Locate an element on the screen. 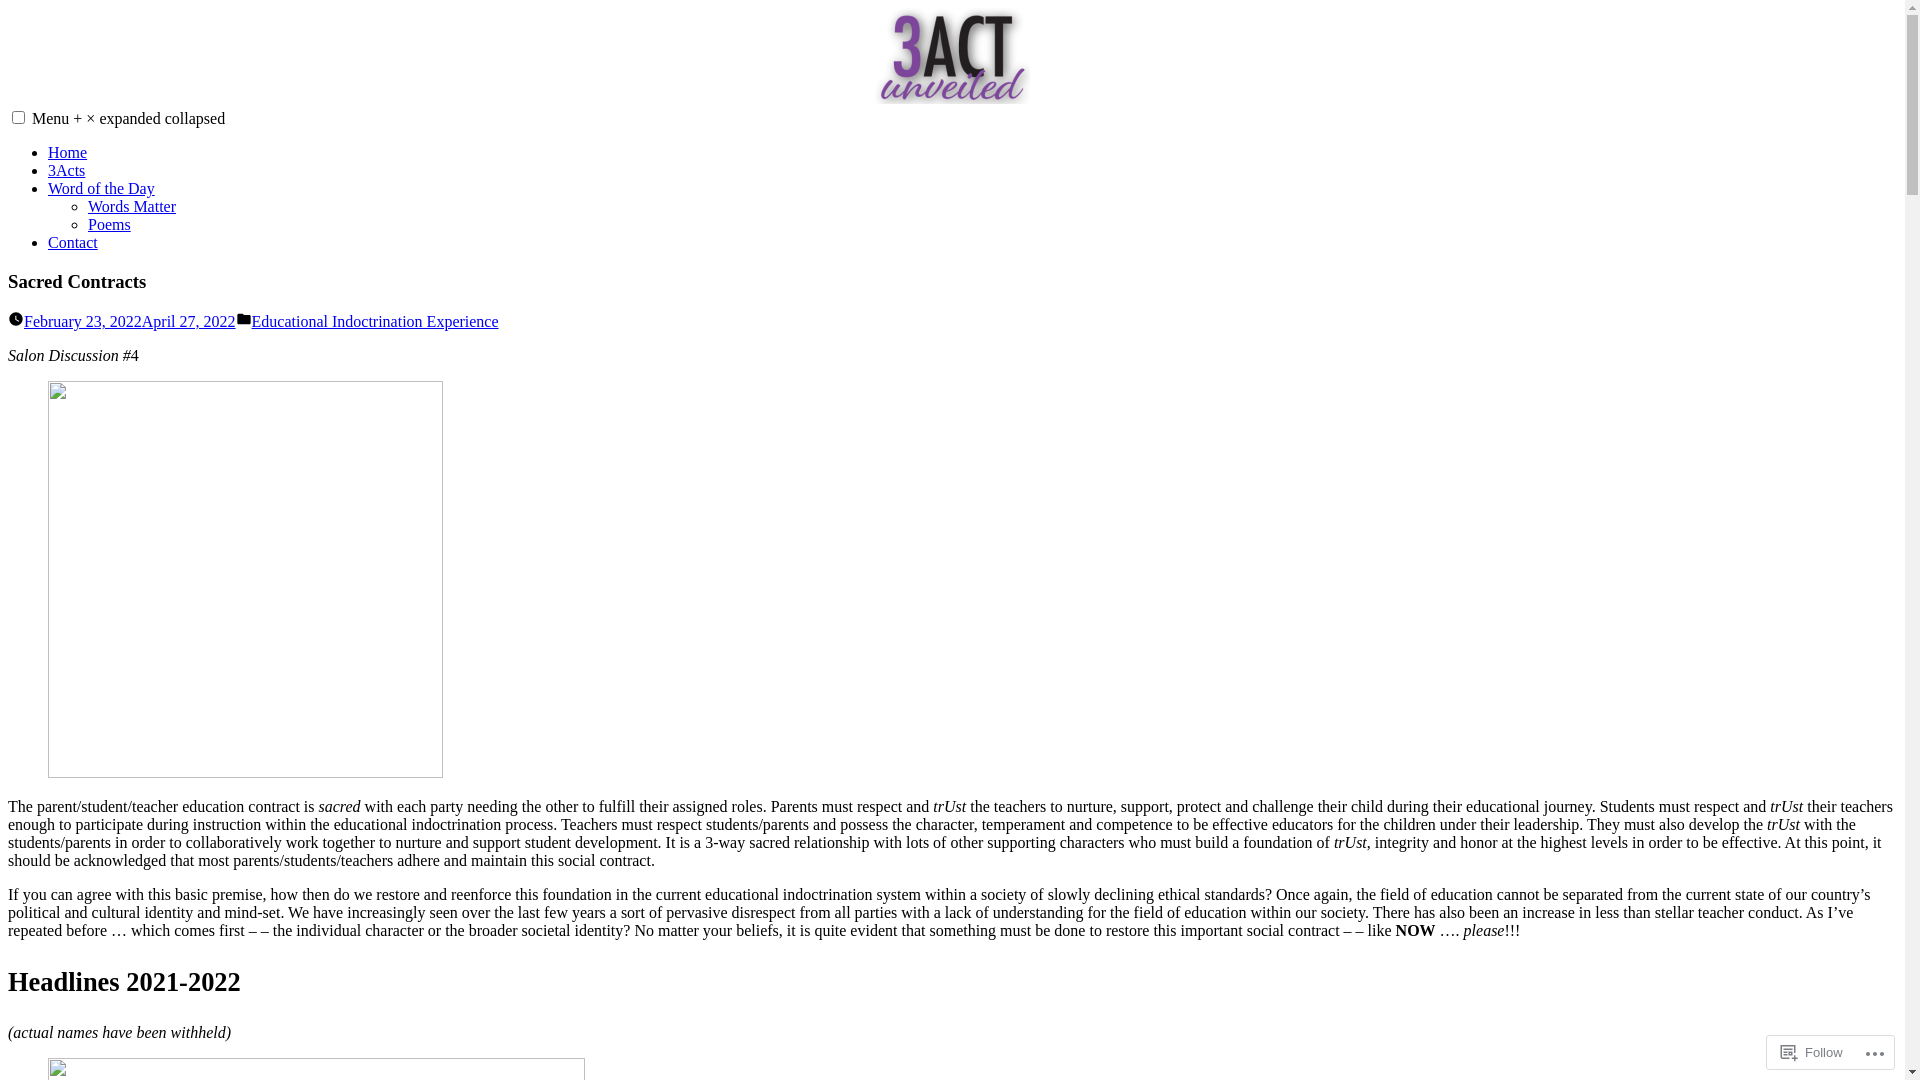 The image size is (1920, 1080). '3Acts' is located at coordinates (66, 169).